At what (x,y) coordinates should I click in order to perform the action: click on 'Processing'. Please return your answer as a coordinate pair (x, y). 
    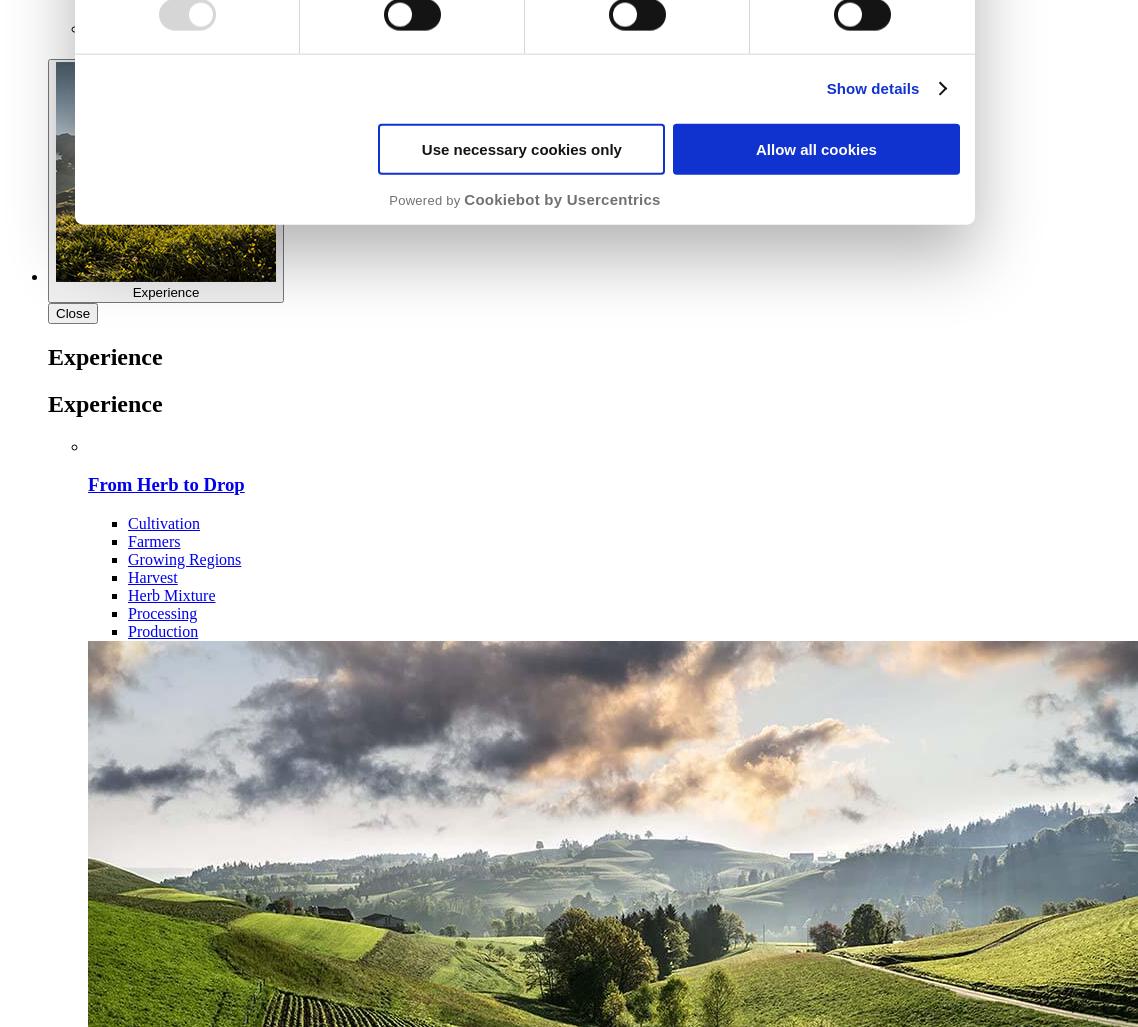
    Looking at the image, I should click on (162, 613).